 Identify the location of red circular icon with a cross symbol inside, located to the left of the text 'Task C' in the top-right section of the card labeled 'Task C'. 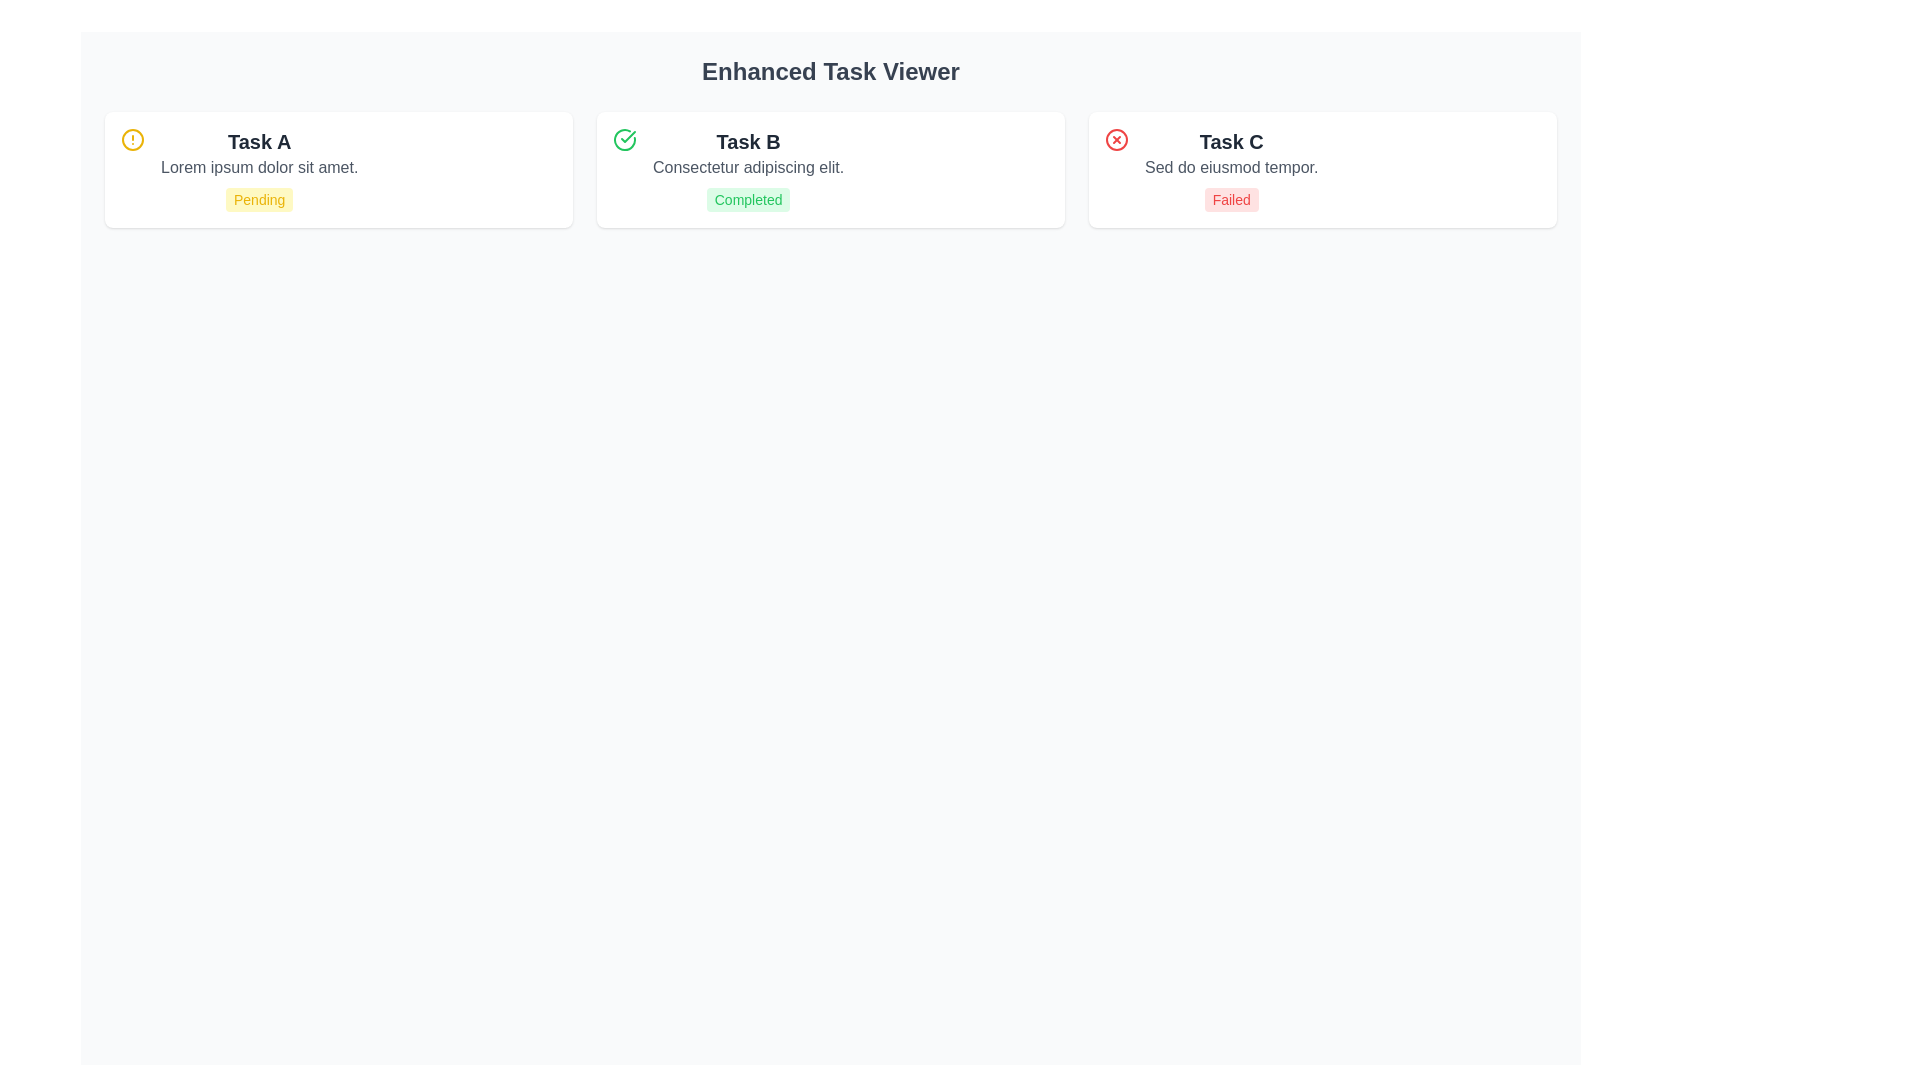
(1116, 138).